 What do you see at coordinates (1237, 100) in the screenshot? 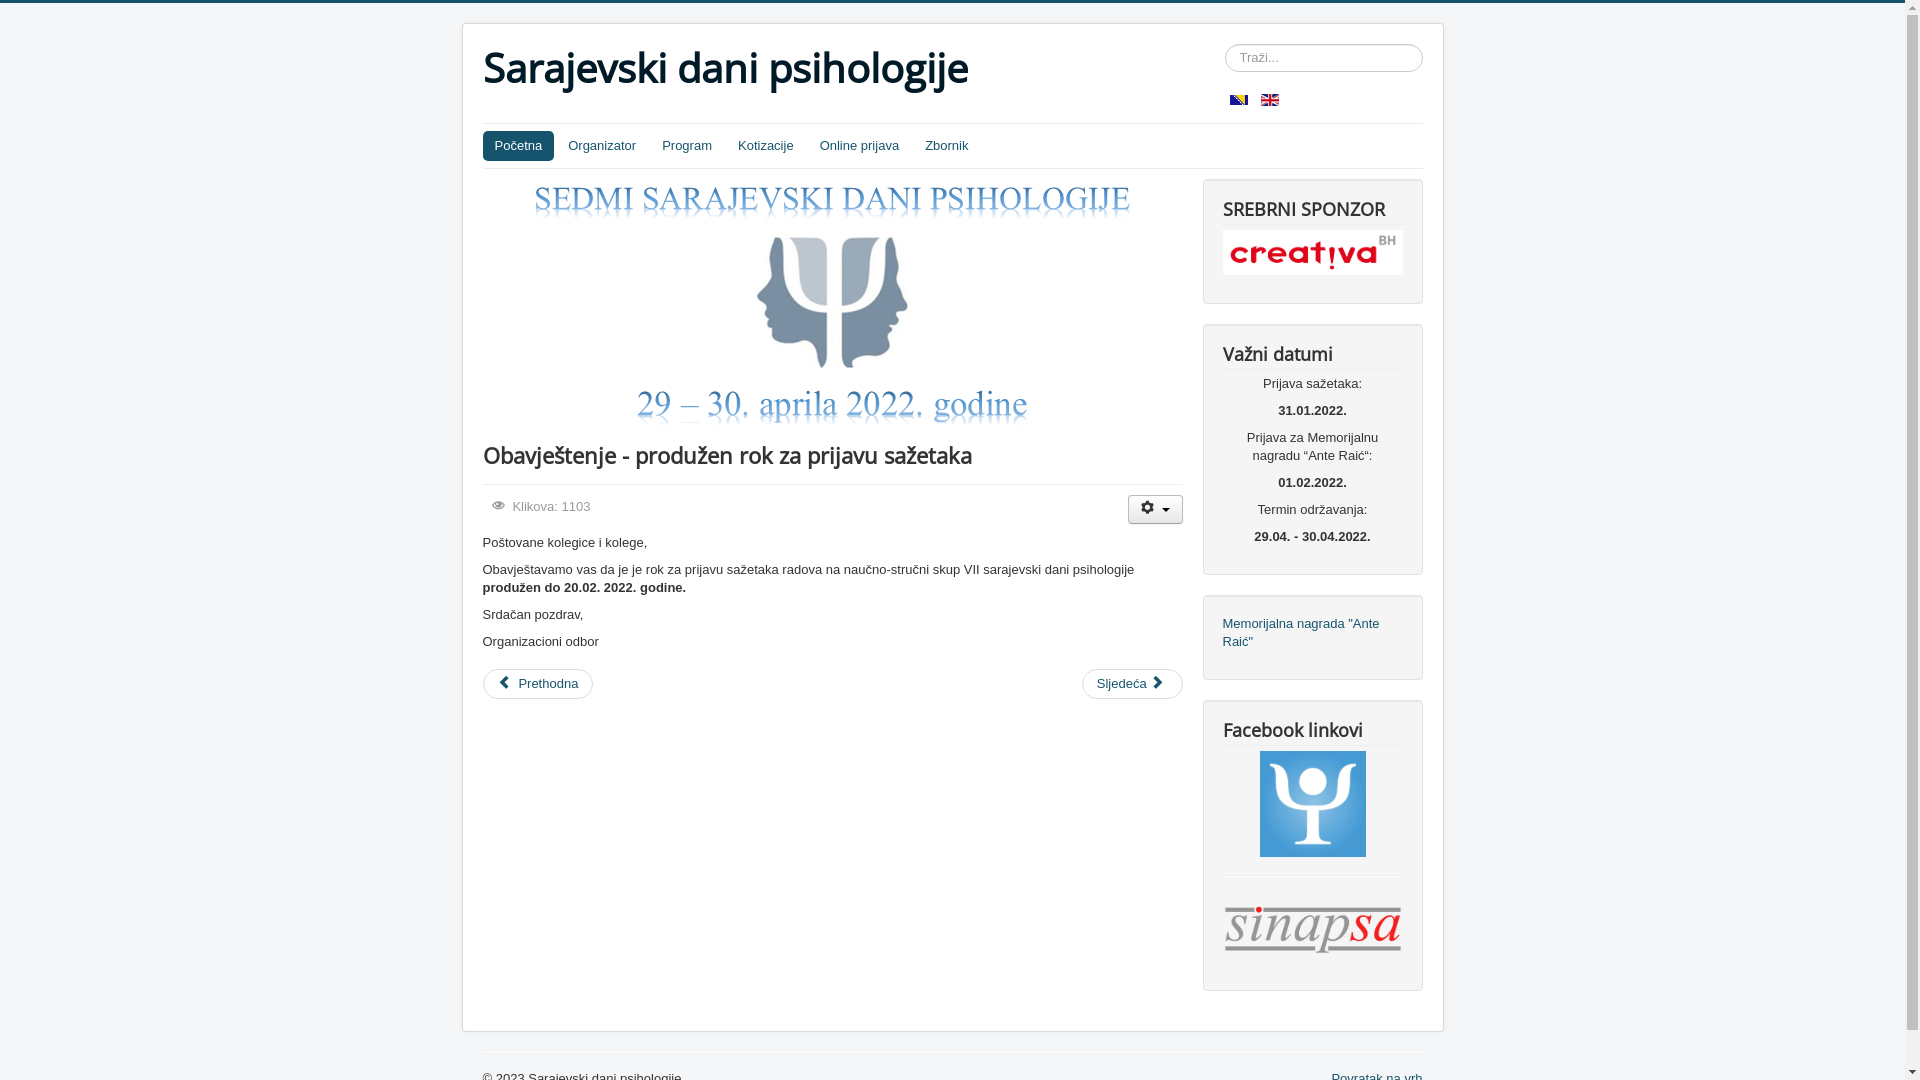
I see `'Bosanski (Bosnia and Herzegovina)'` at bounding box center [1237, 100].